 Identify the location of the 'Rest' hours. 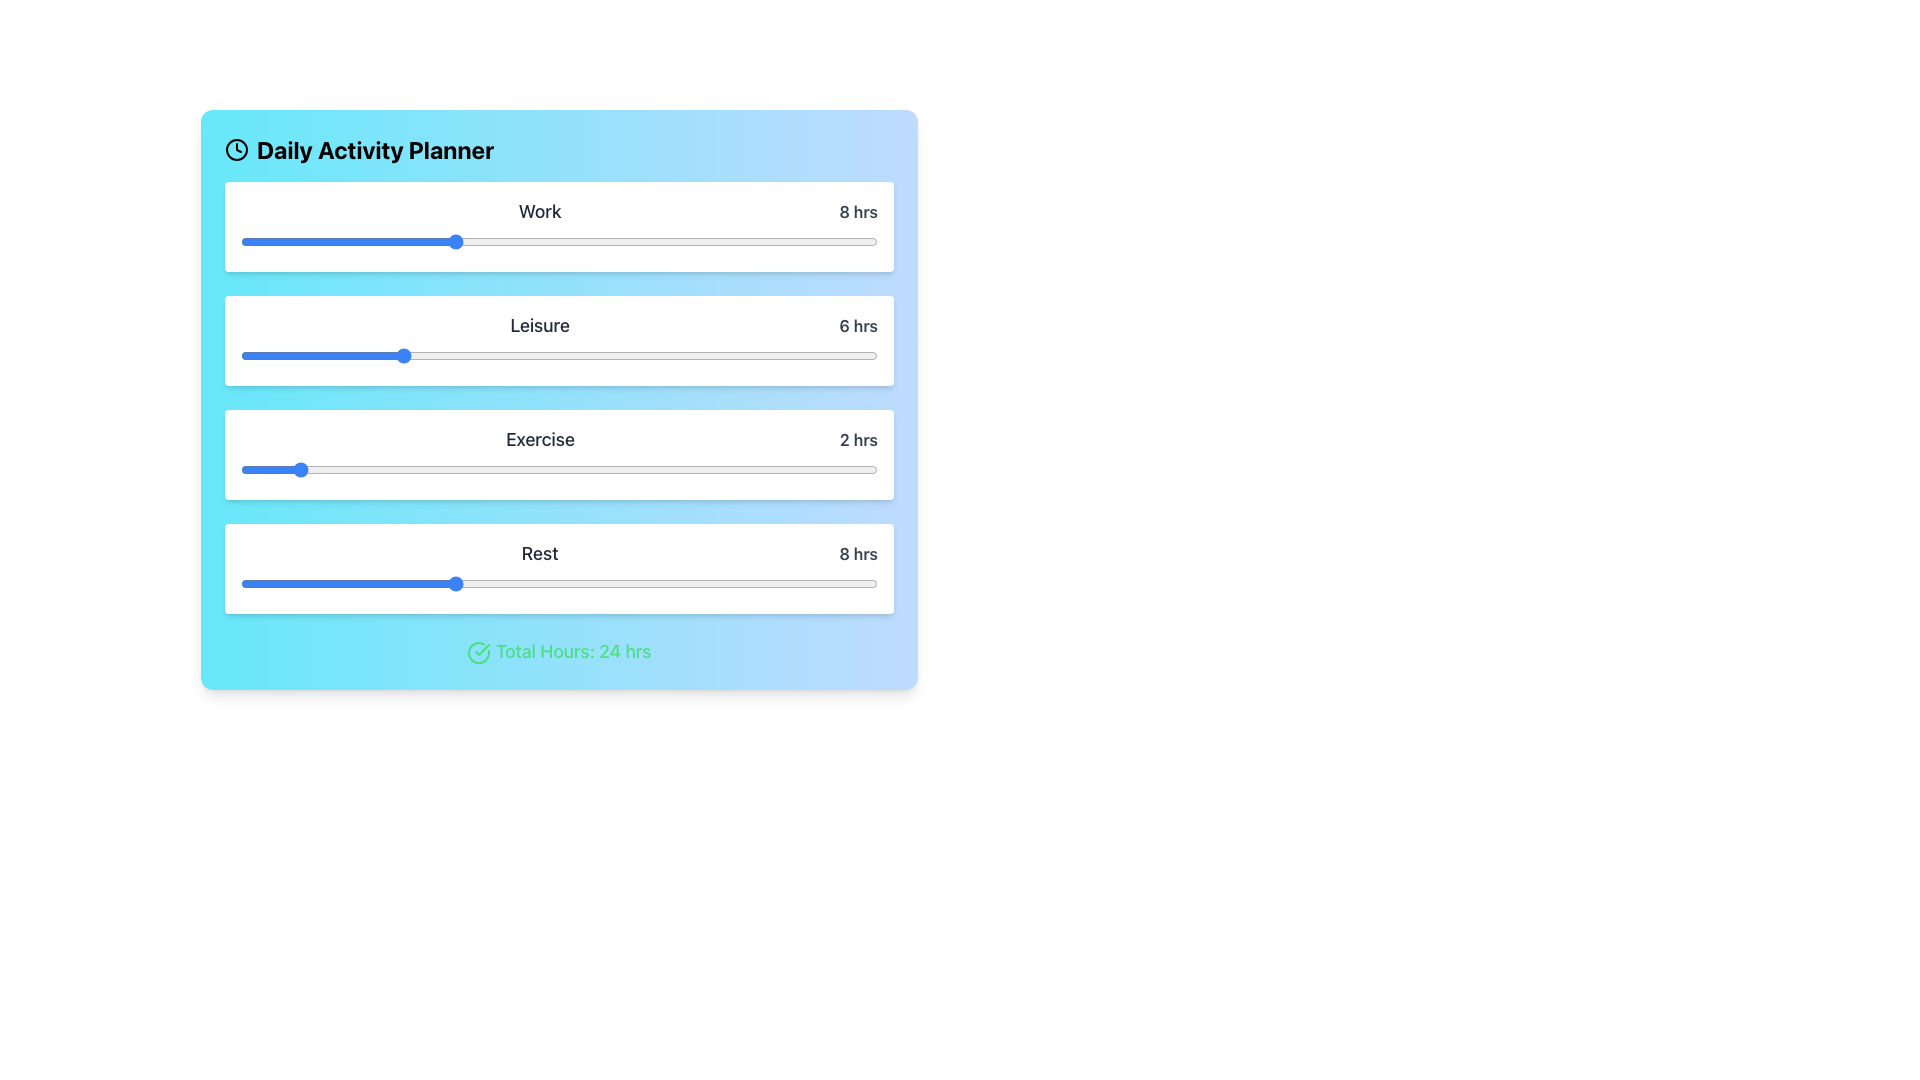
(293, 583).